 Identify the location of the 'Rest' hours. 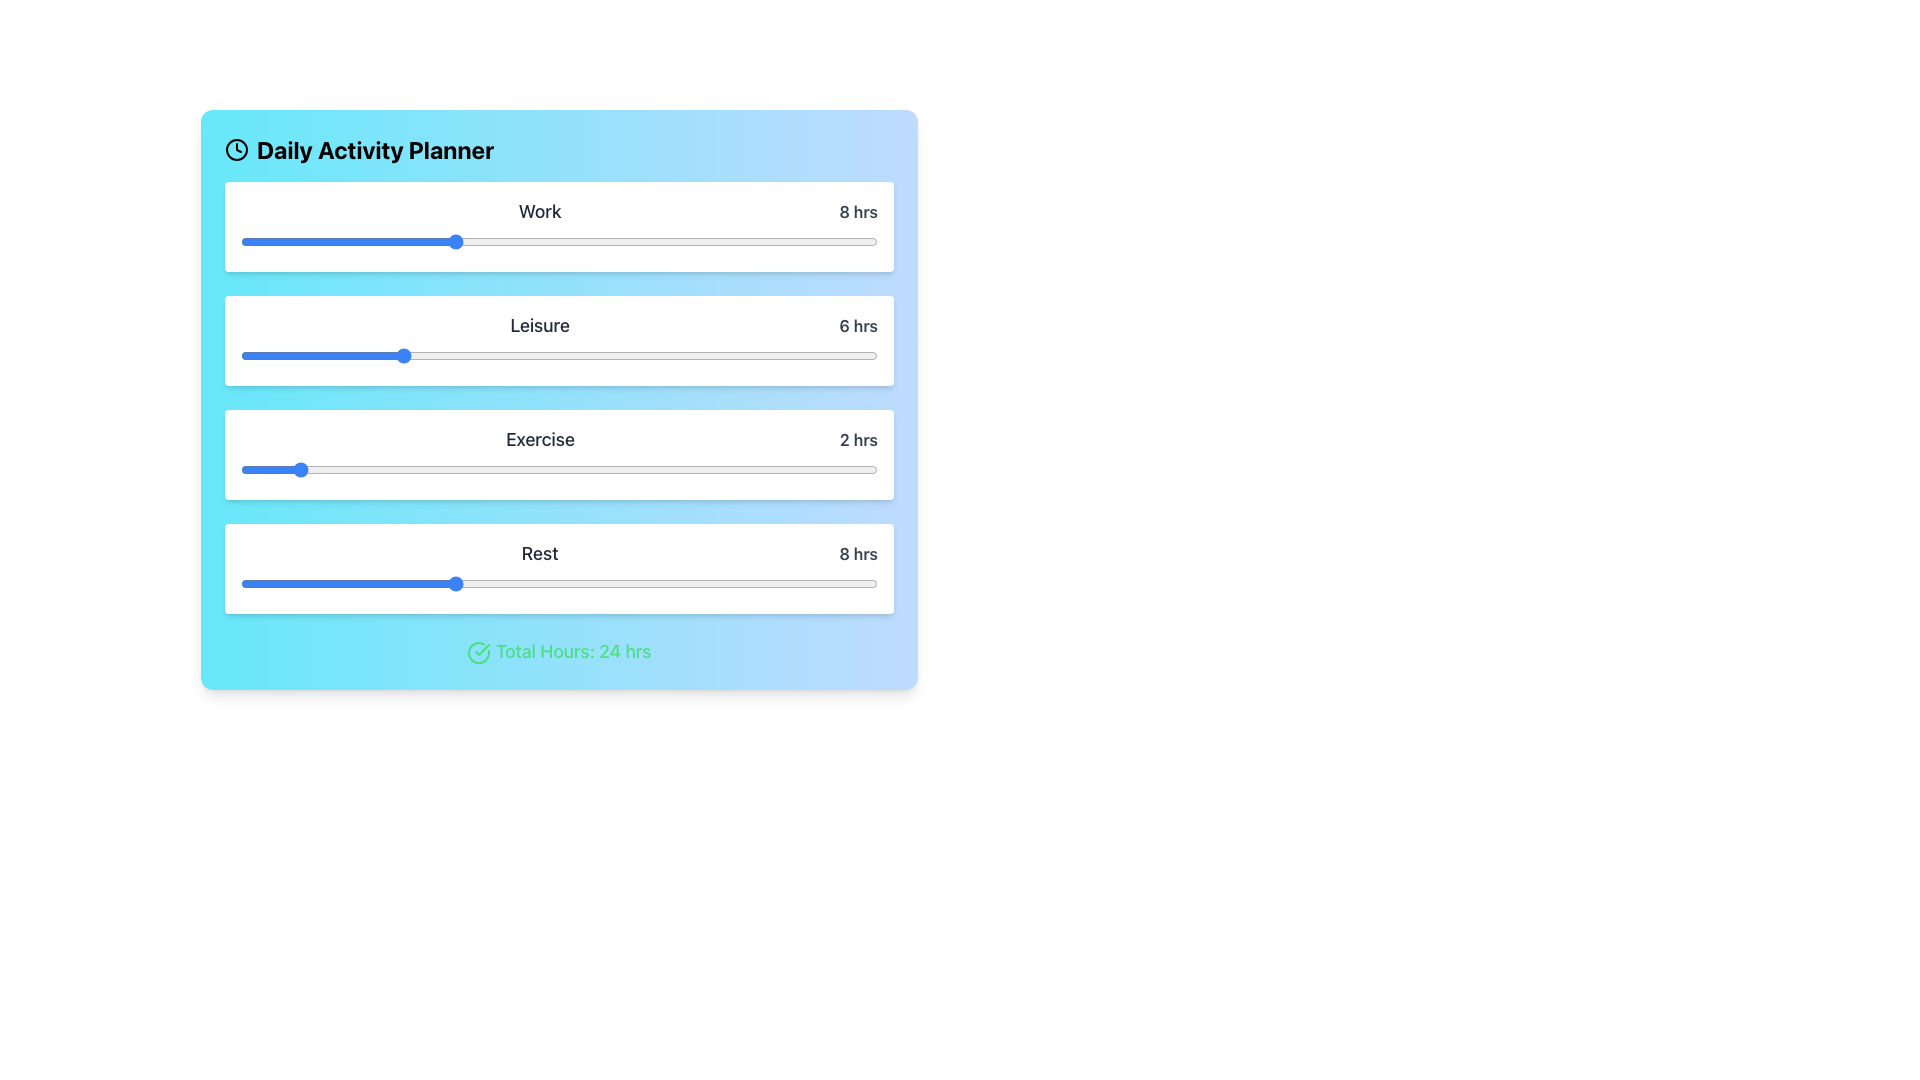
(293, 583).